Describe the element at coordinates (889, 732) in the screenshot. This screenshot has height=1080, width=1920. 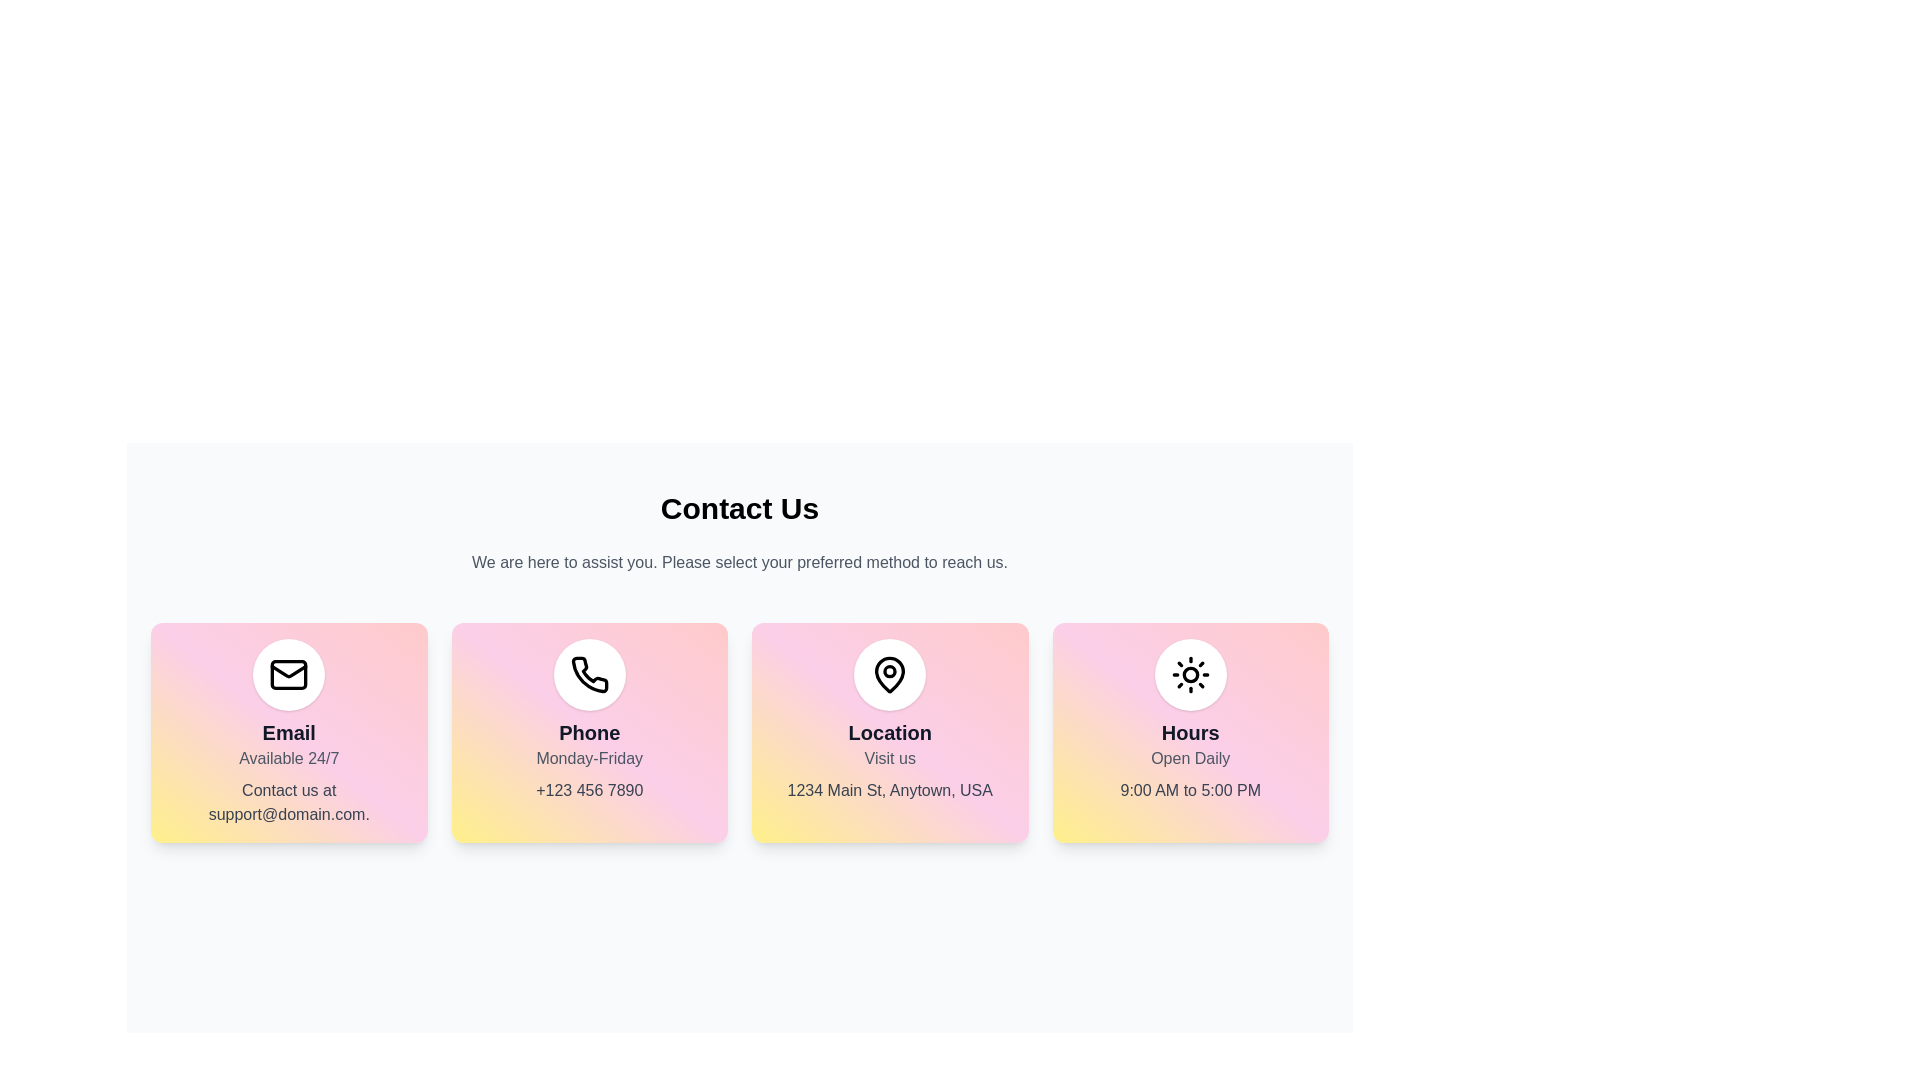
I see `the Text label that serves as a section title within its card, located beneath the map pin icon and above 'Visit us'` at that location.